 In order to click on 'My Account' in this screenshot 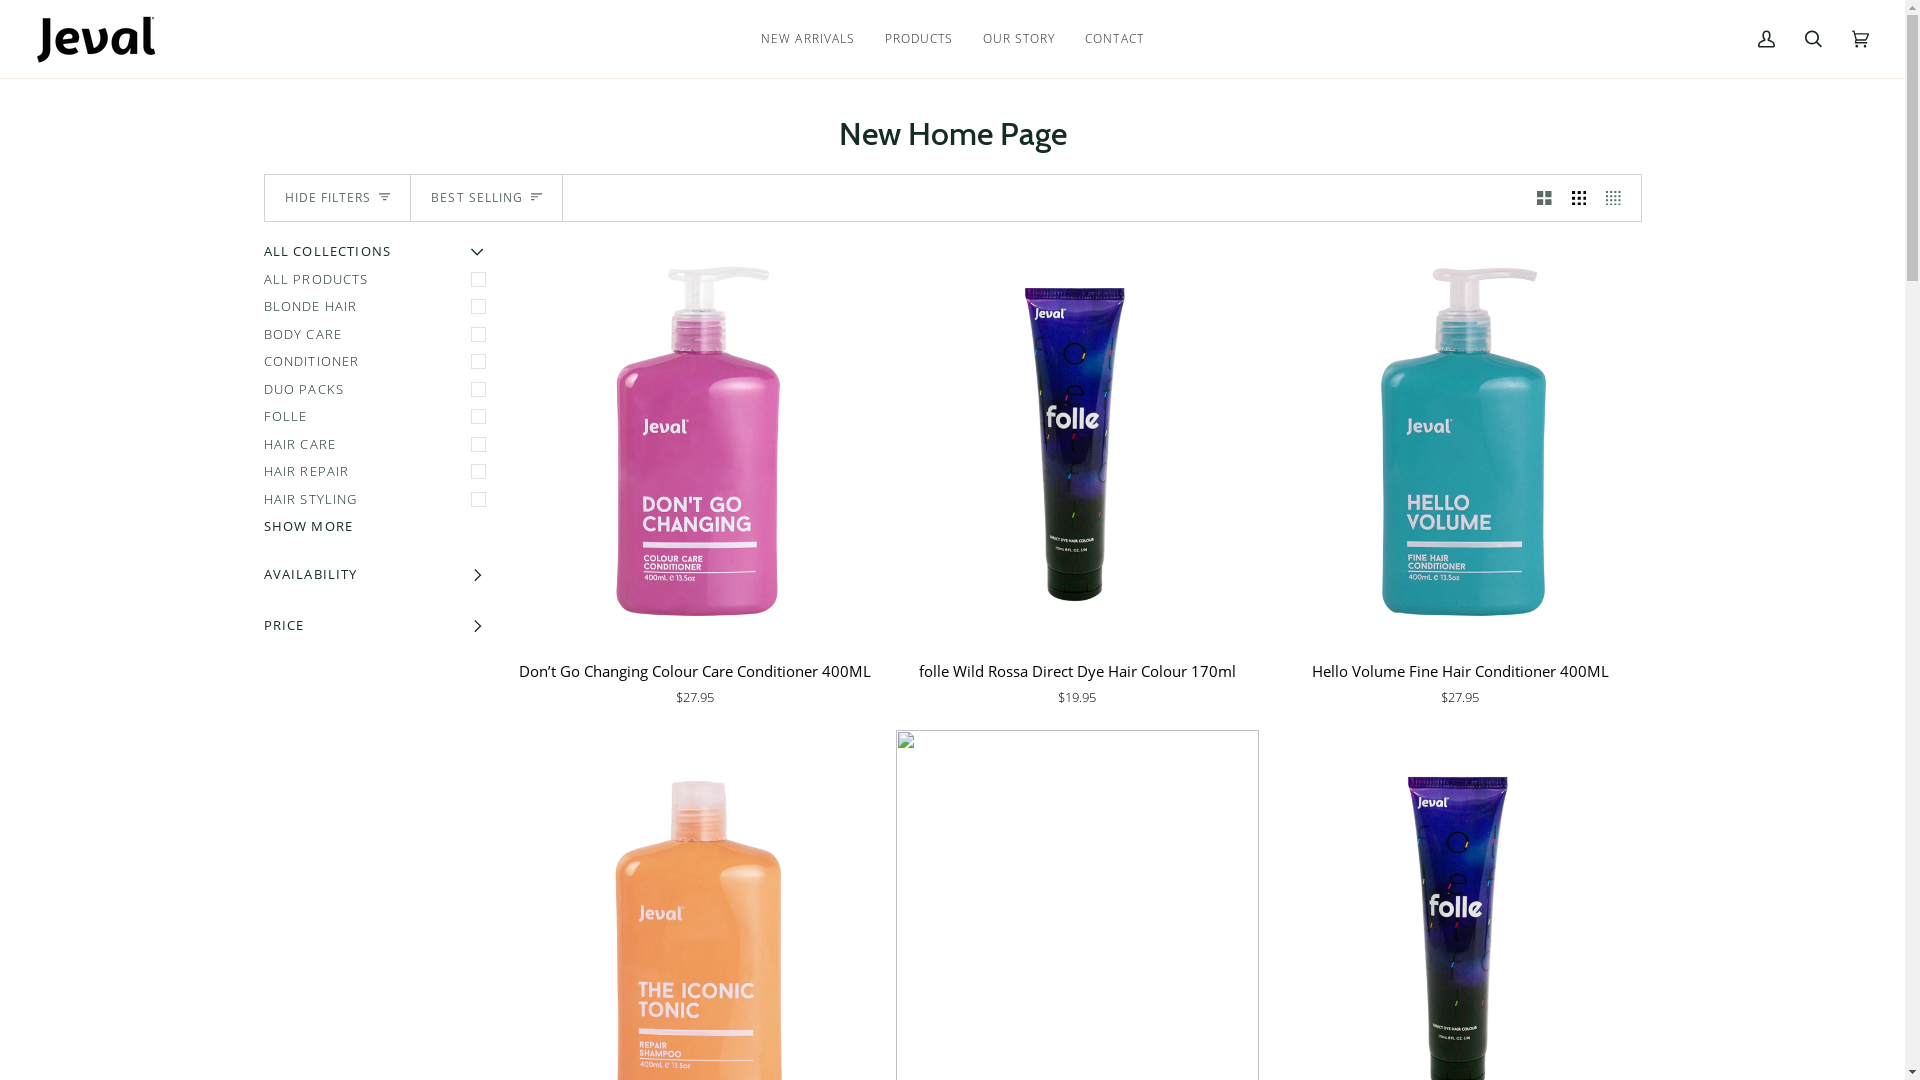, I will do `click(1766, 38)`.